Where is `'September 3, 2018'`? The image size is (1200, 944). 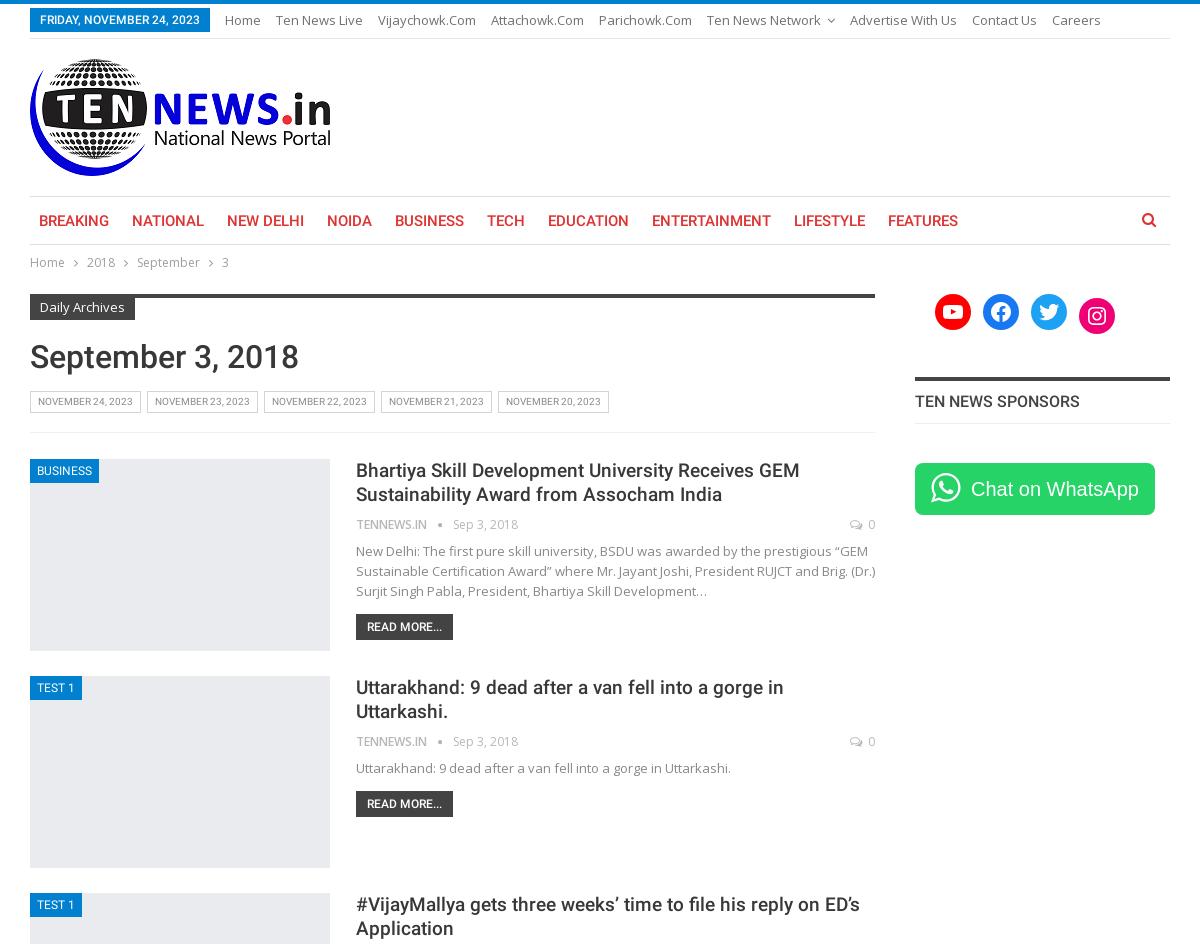
'September 3, 2018' is located at coordinates (163, 357).